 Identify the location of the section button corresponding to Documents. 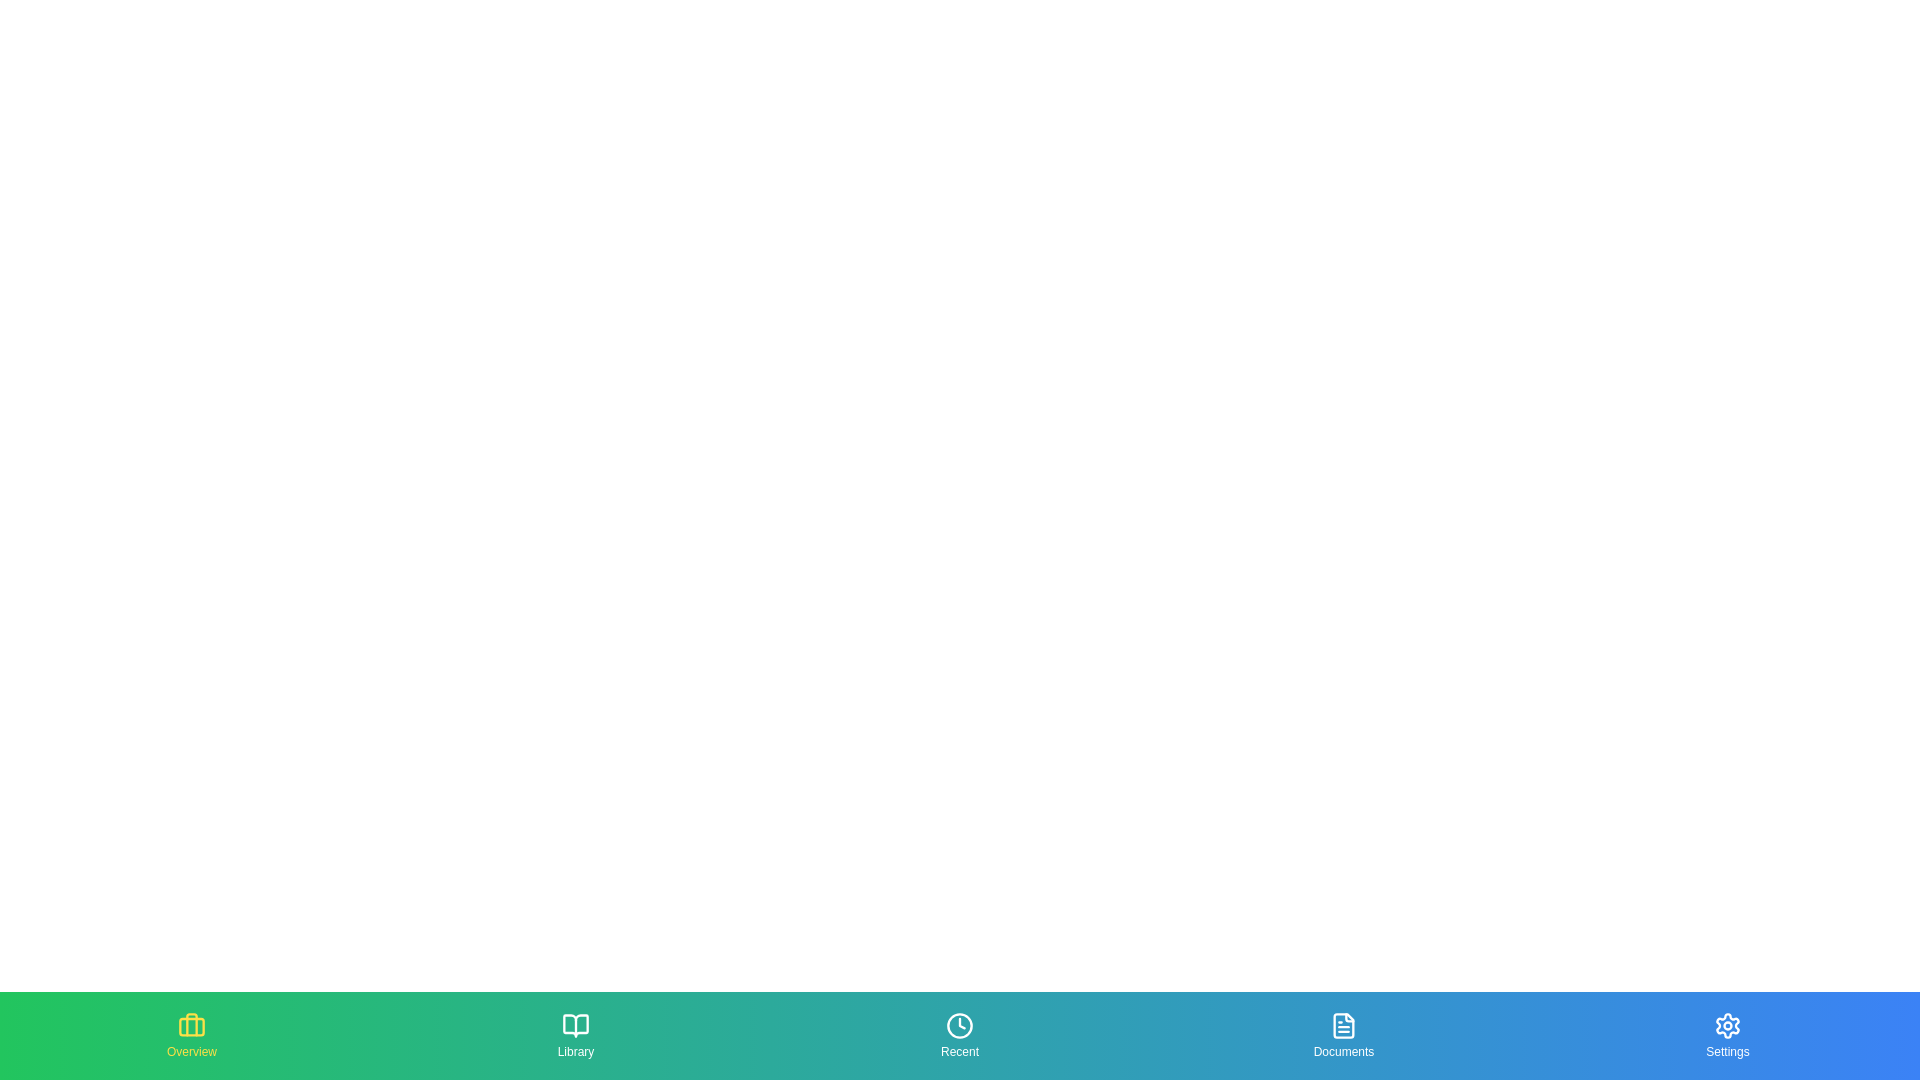
(1344, 1035).